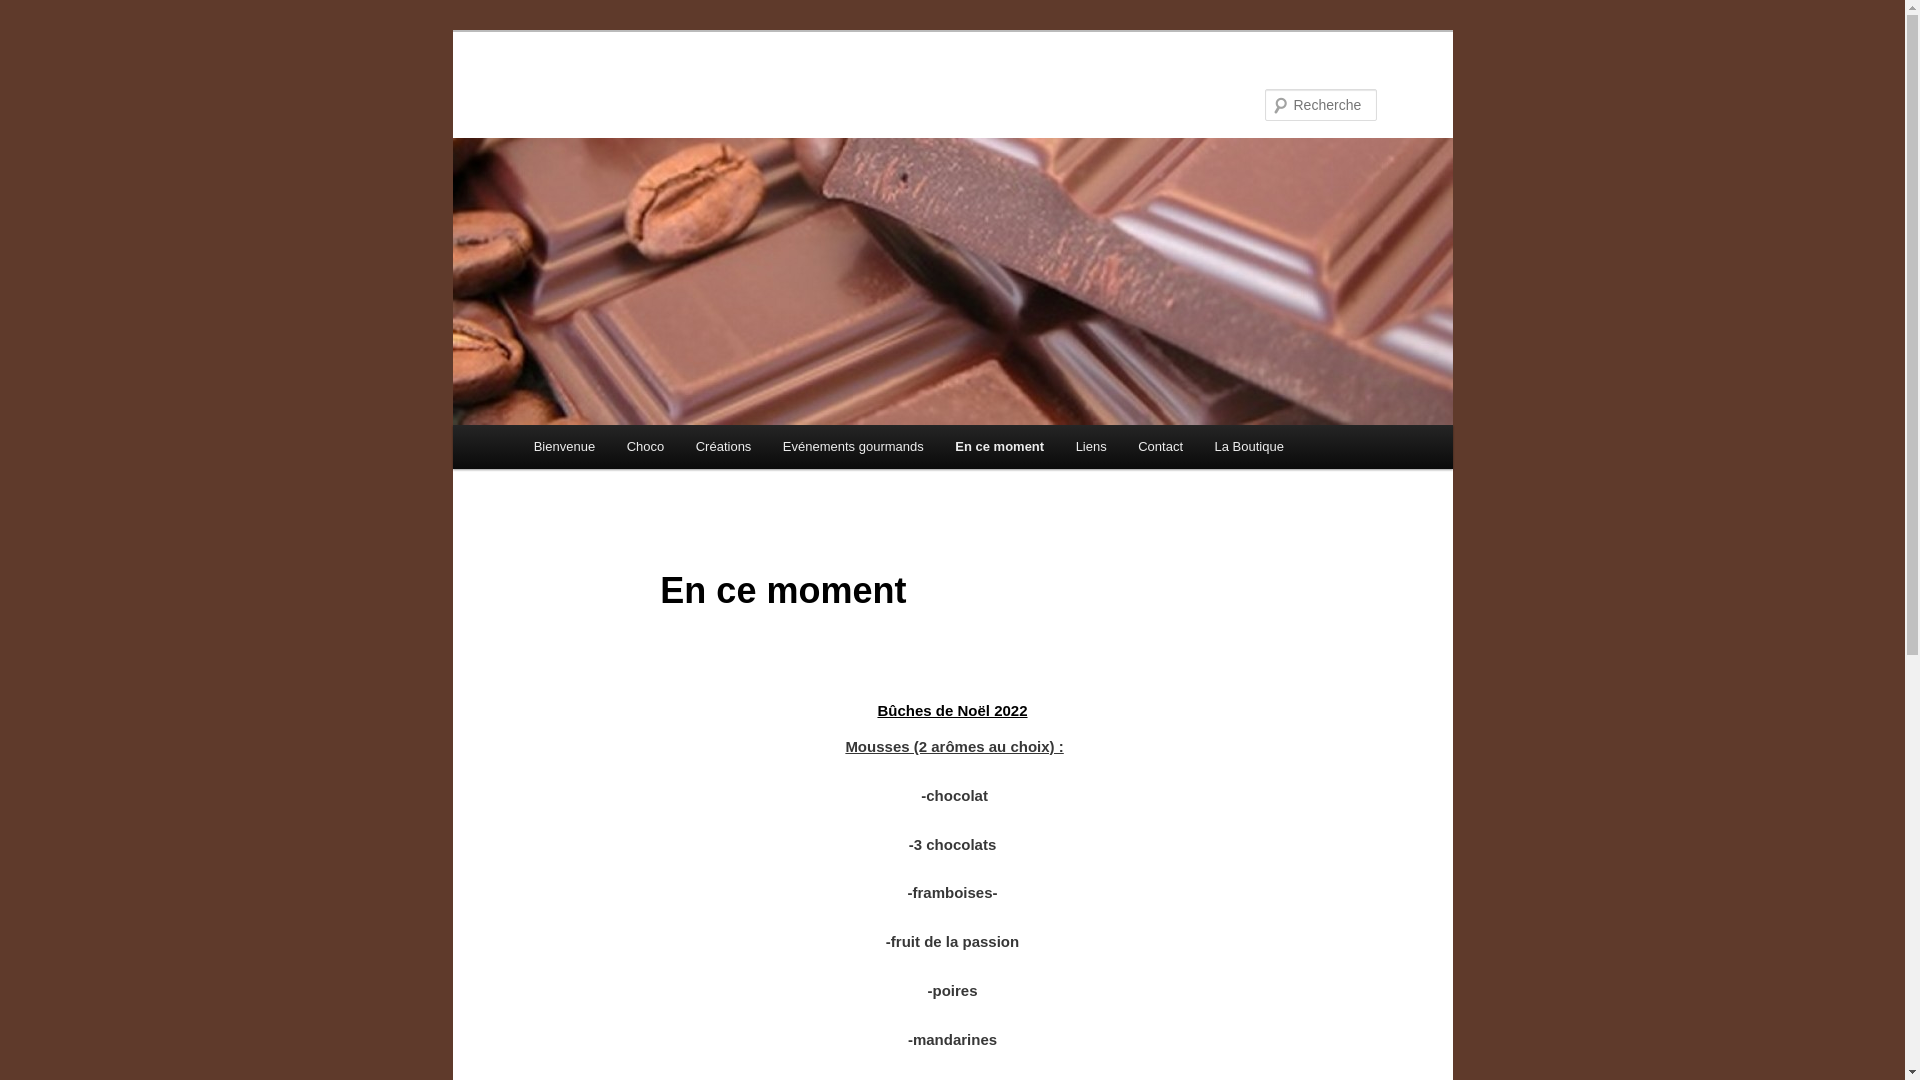  What do you see at coordinates (629, 450) in the screenshot?
I see `'Aller au contenu principal'` at bounding box center [629, 450].